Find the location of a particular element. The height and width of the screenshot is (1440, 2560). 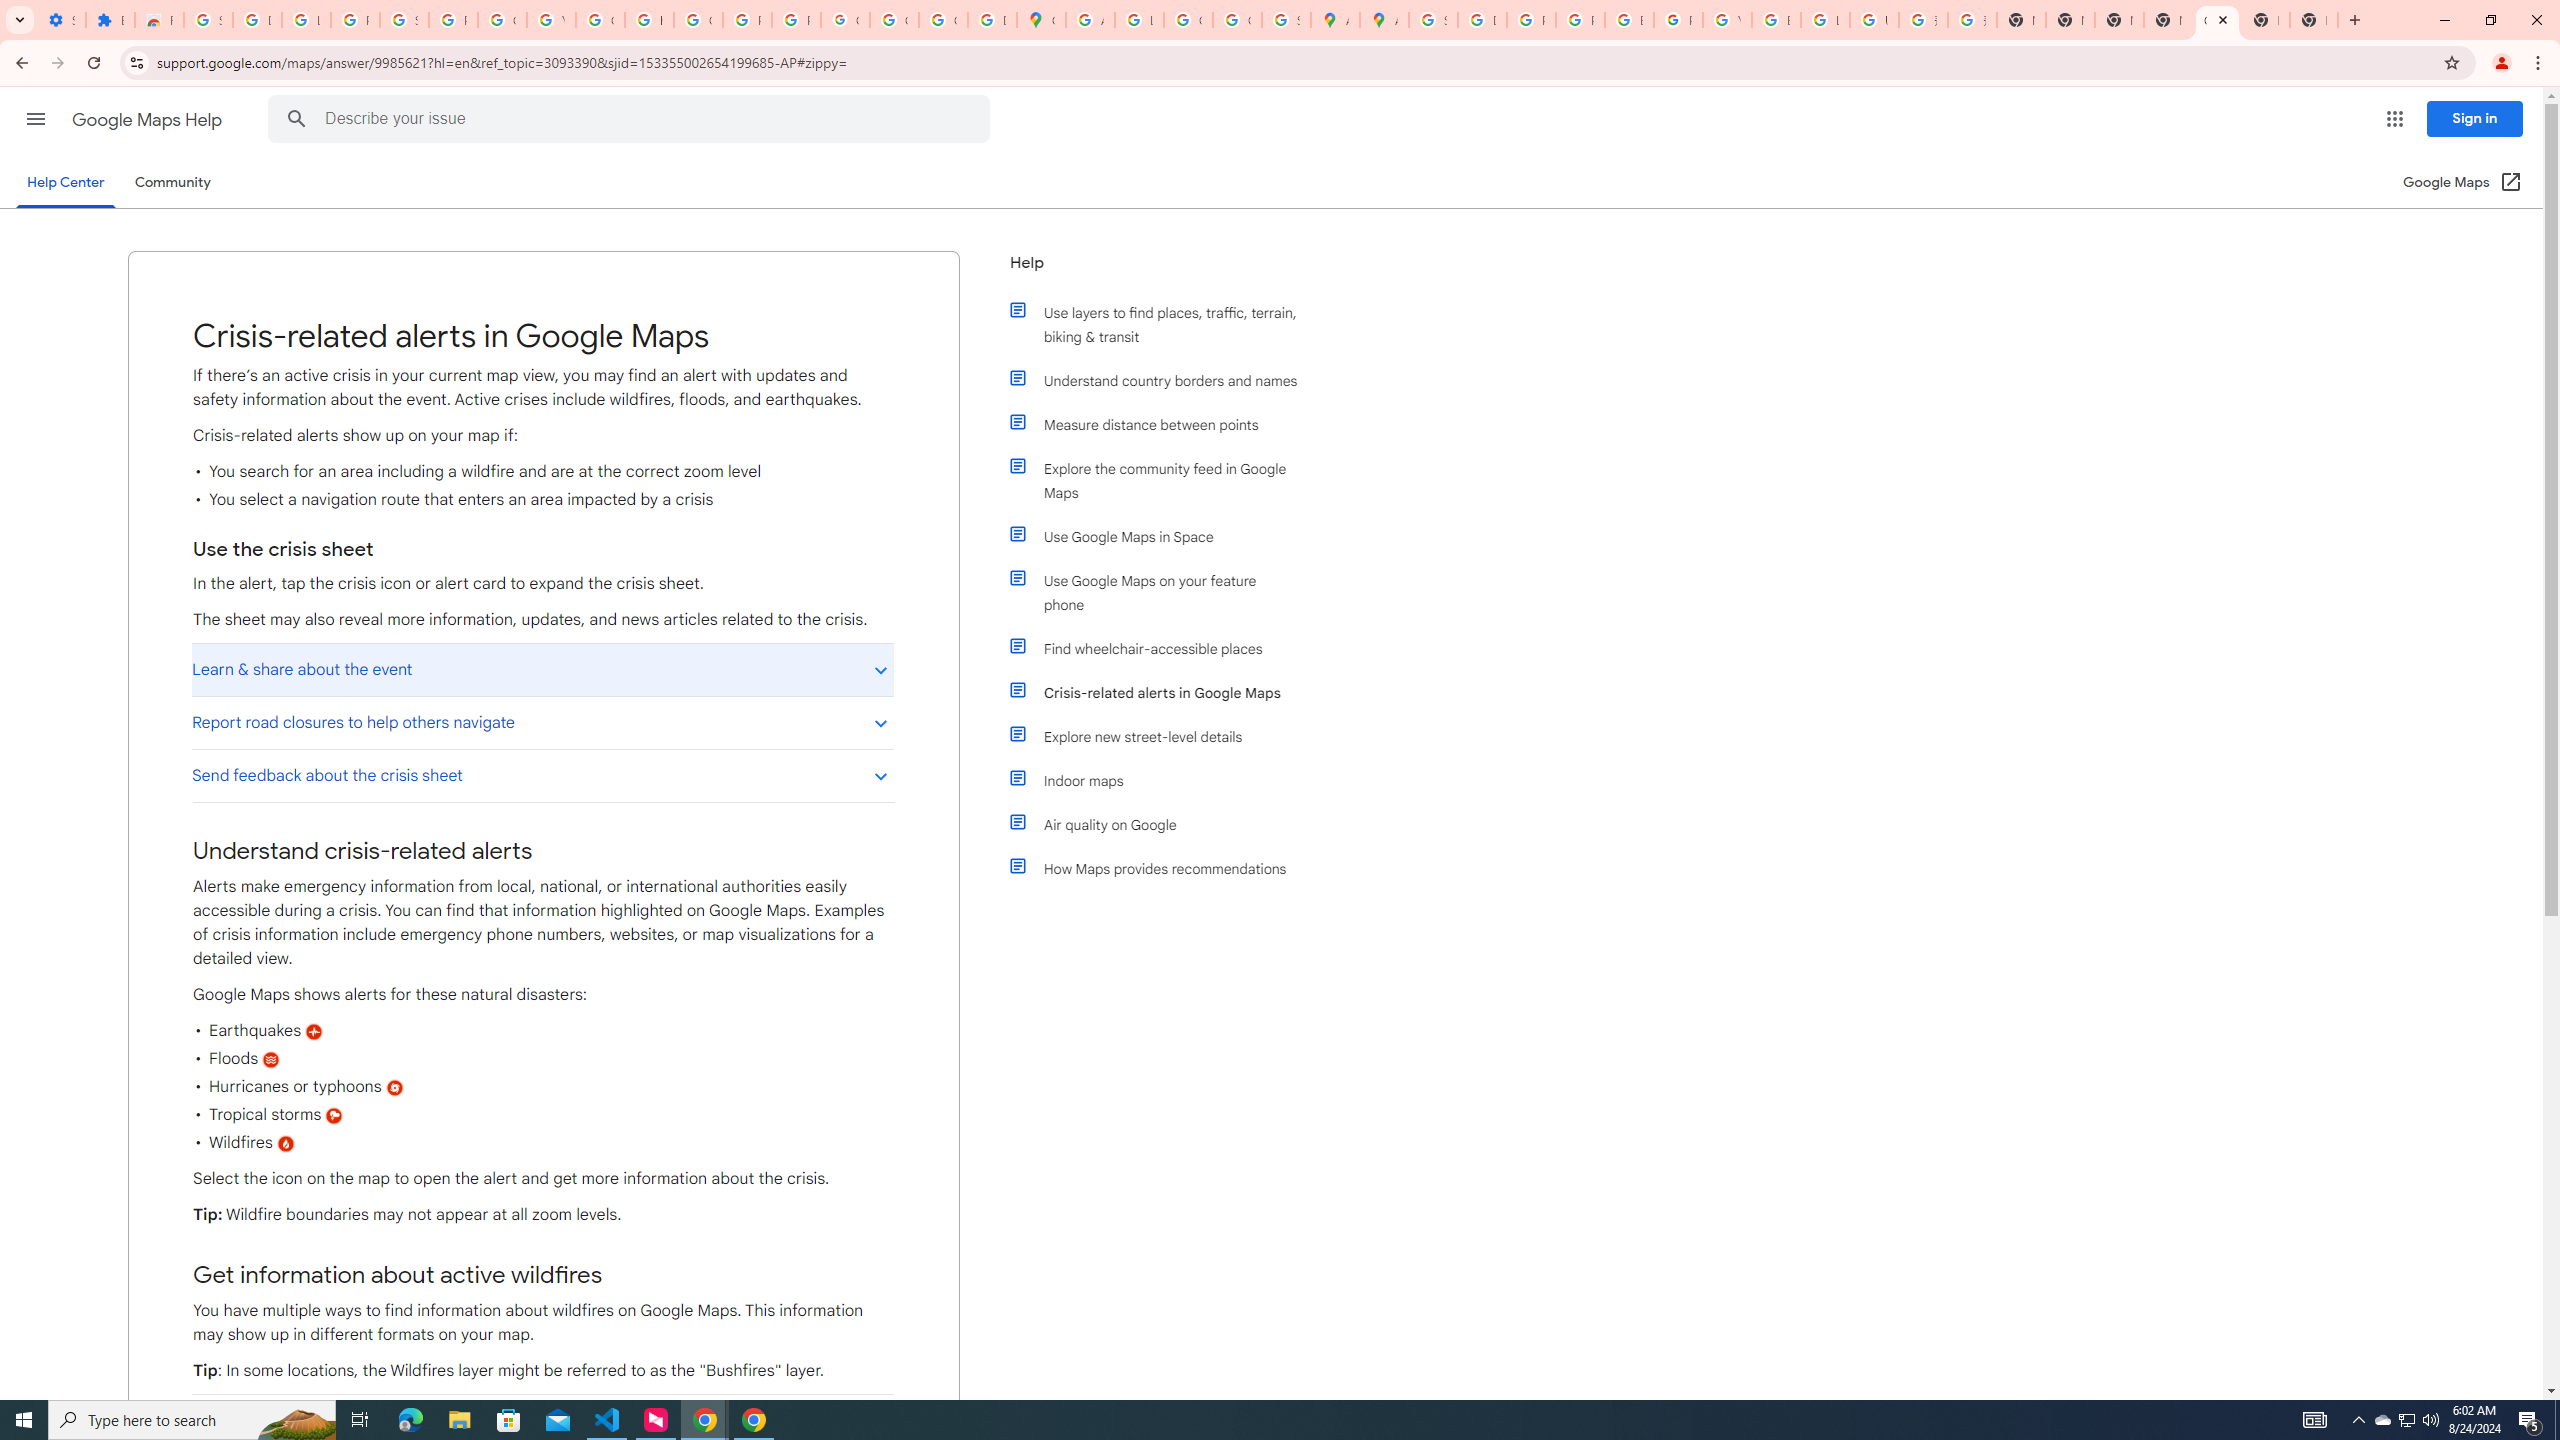

'Explore the community feed in Google Maps' is located at coordinates (1162, 479).